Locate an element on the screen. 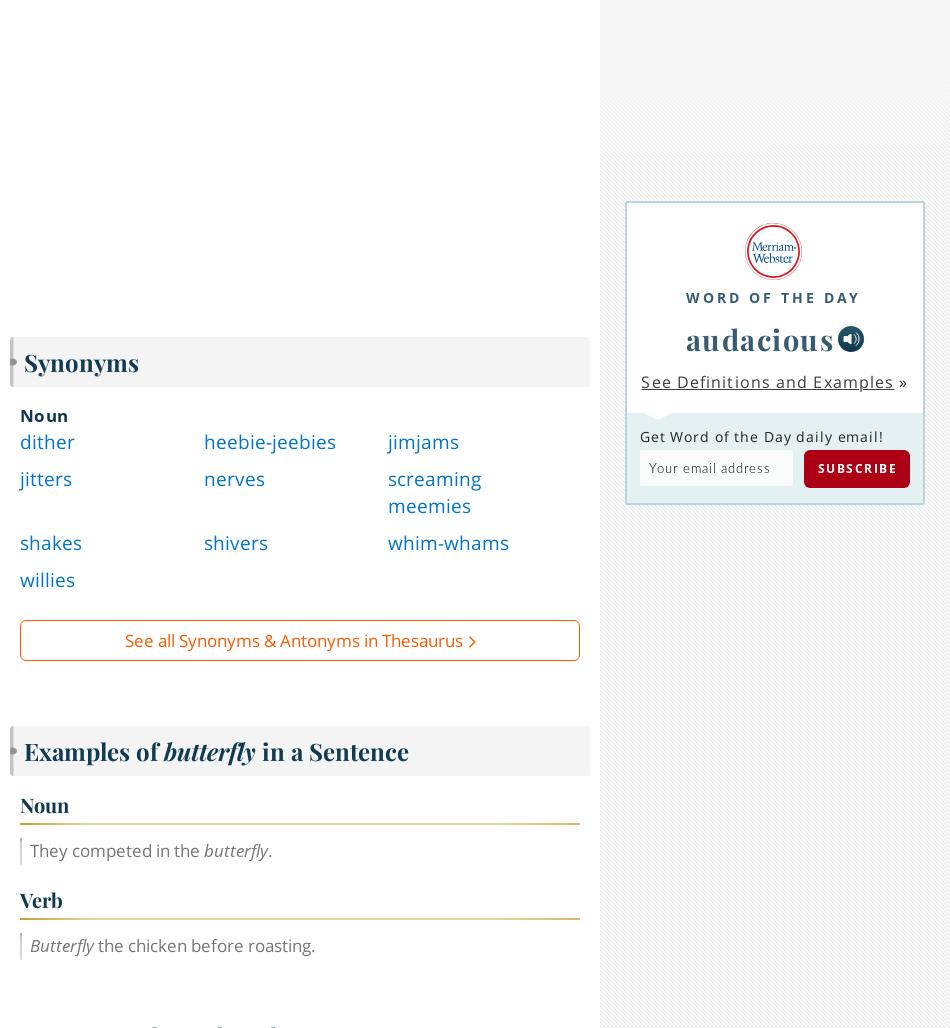 The height and width of the screenshot is (1028, 950). 'SCRABBLE' is located at coordinates (407, 650).